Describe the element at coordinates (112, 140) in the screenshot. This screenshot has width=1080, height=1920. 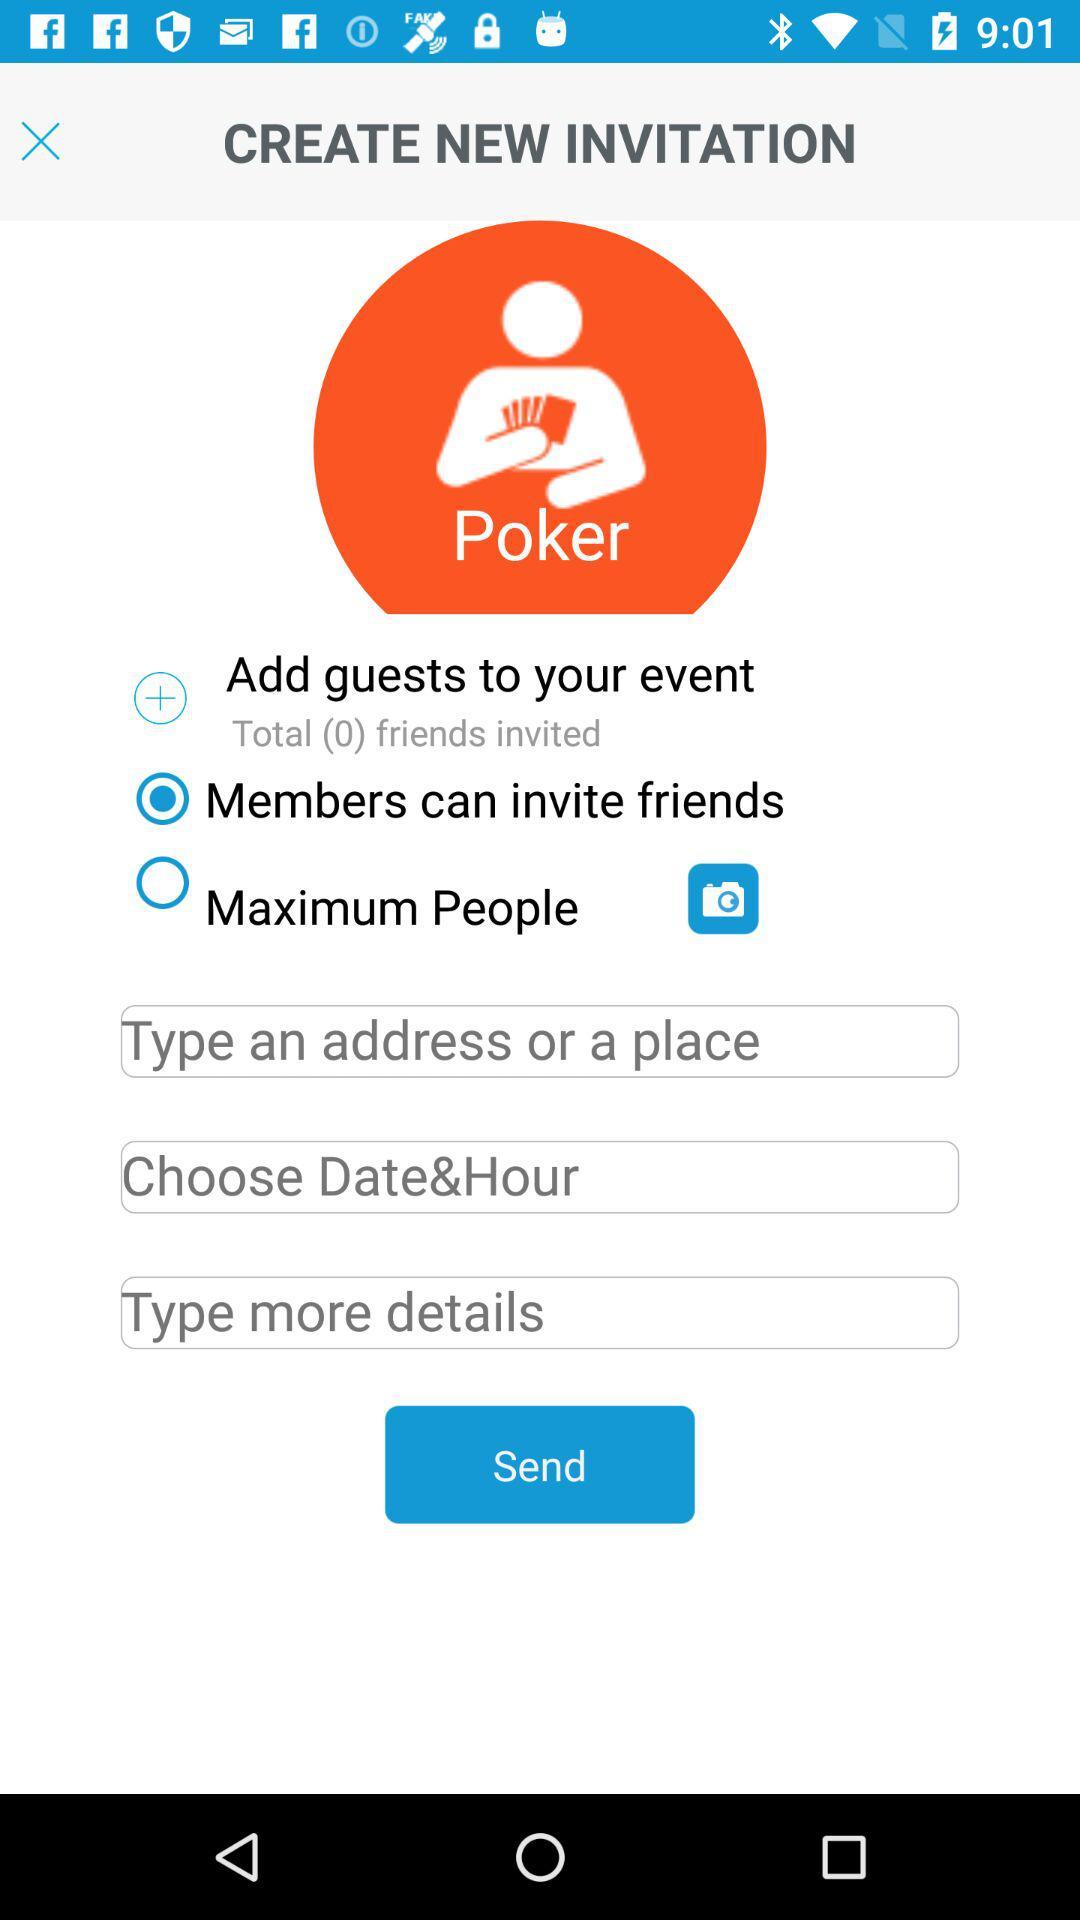
I see `the close icon` at that location.